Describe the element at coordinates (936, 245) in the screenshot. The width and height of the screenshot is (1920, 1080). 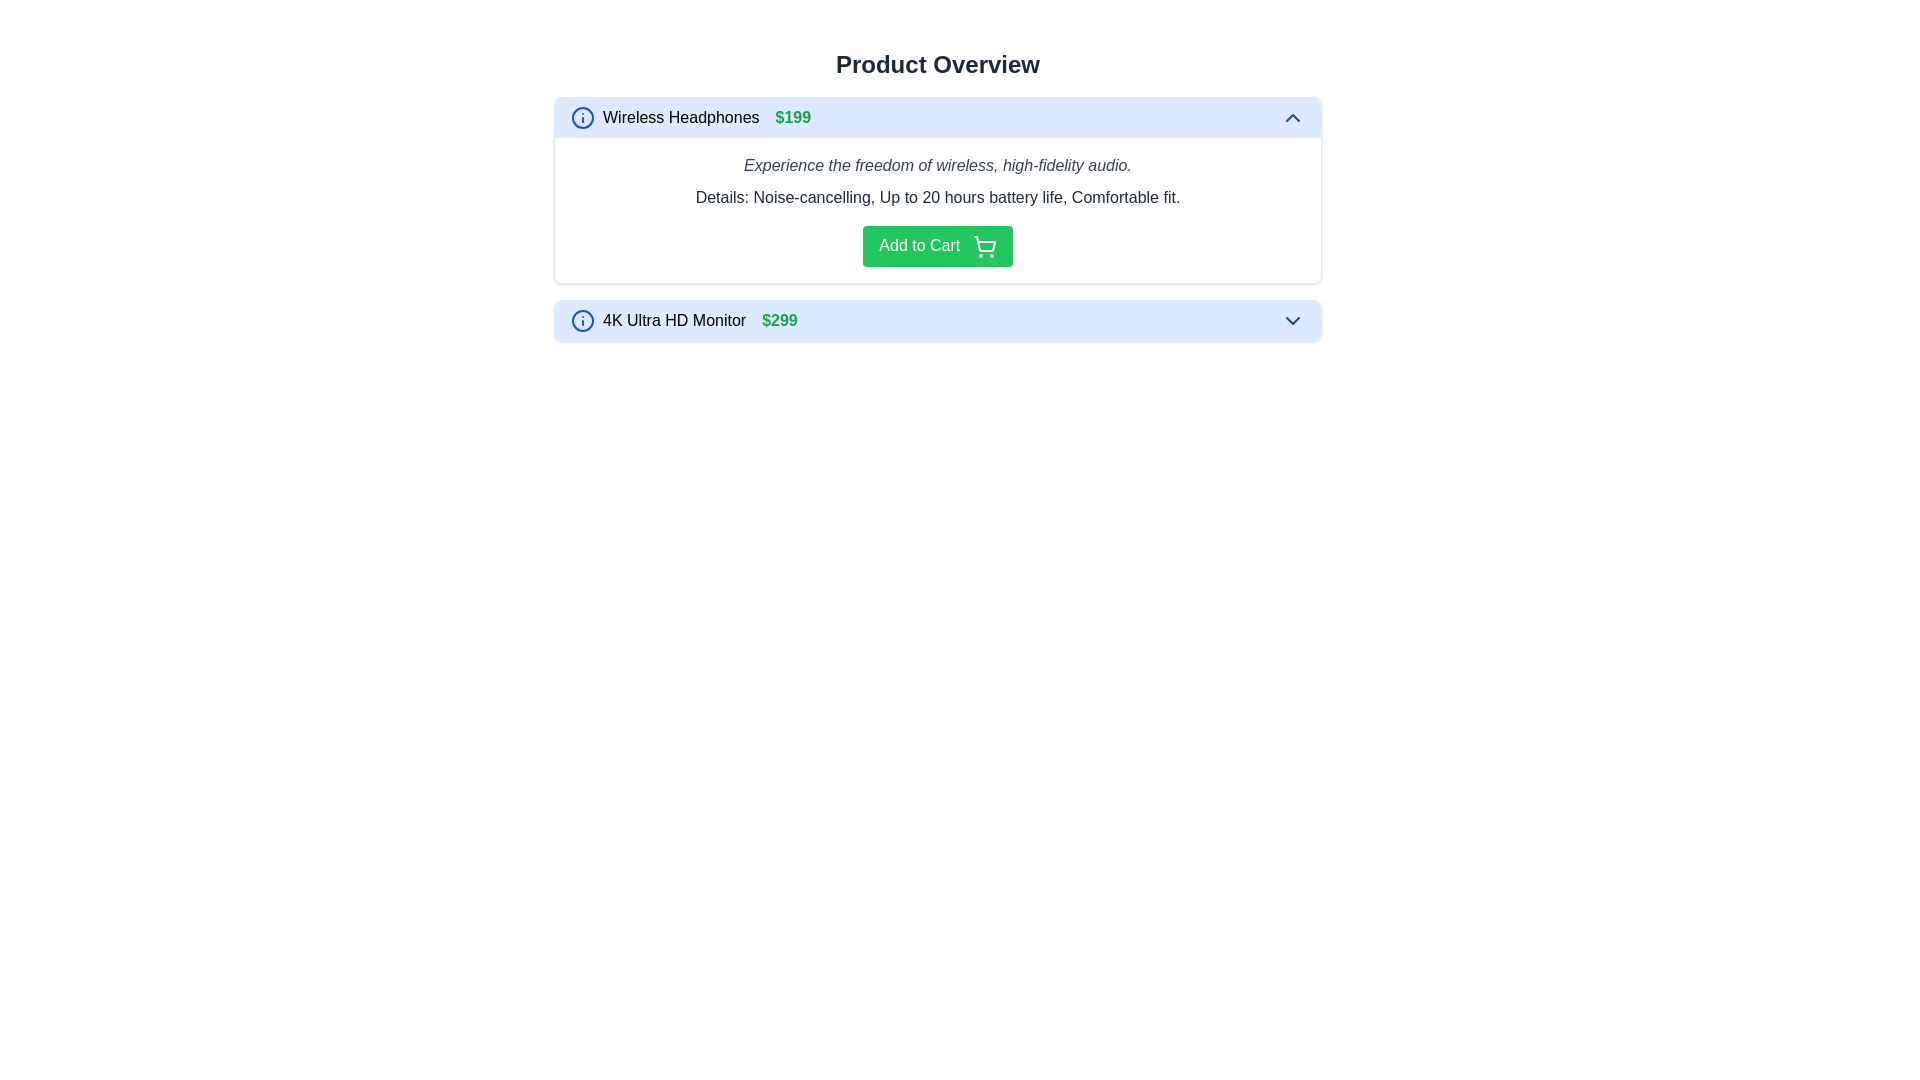
I see `the button located below the product description for 'Wireless Headphones'` at that location.